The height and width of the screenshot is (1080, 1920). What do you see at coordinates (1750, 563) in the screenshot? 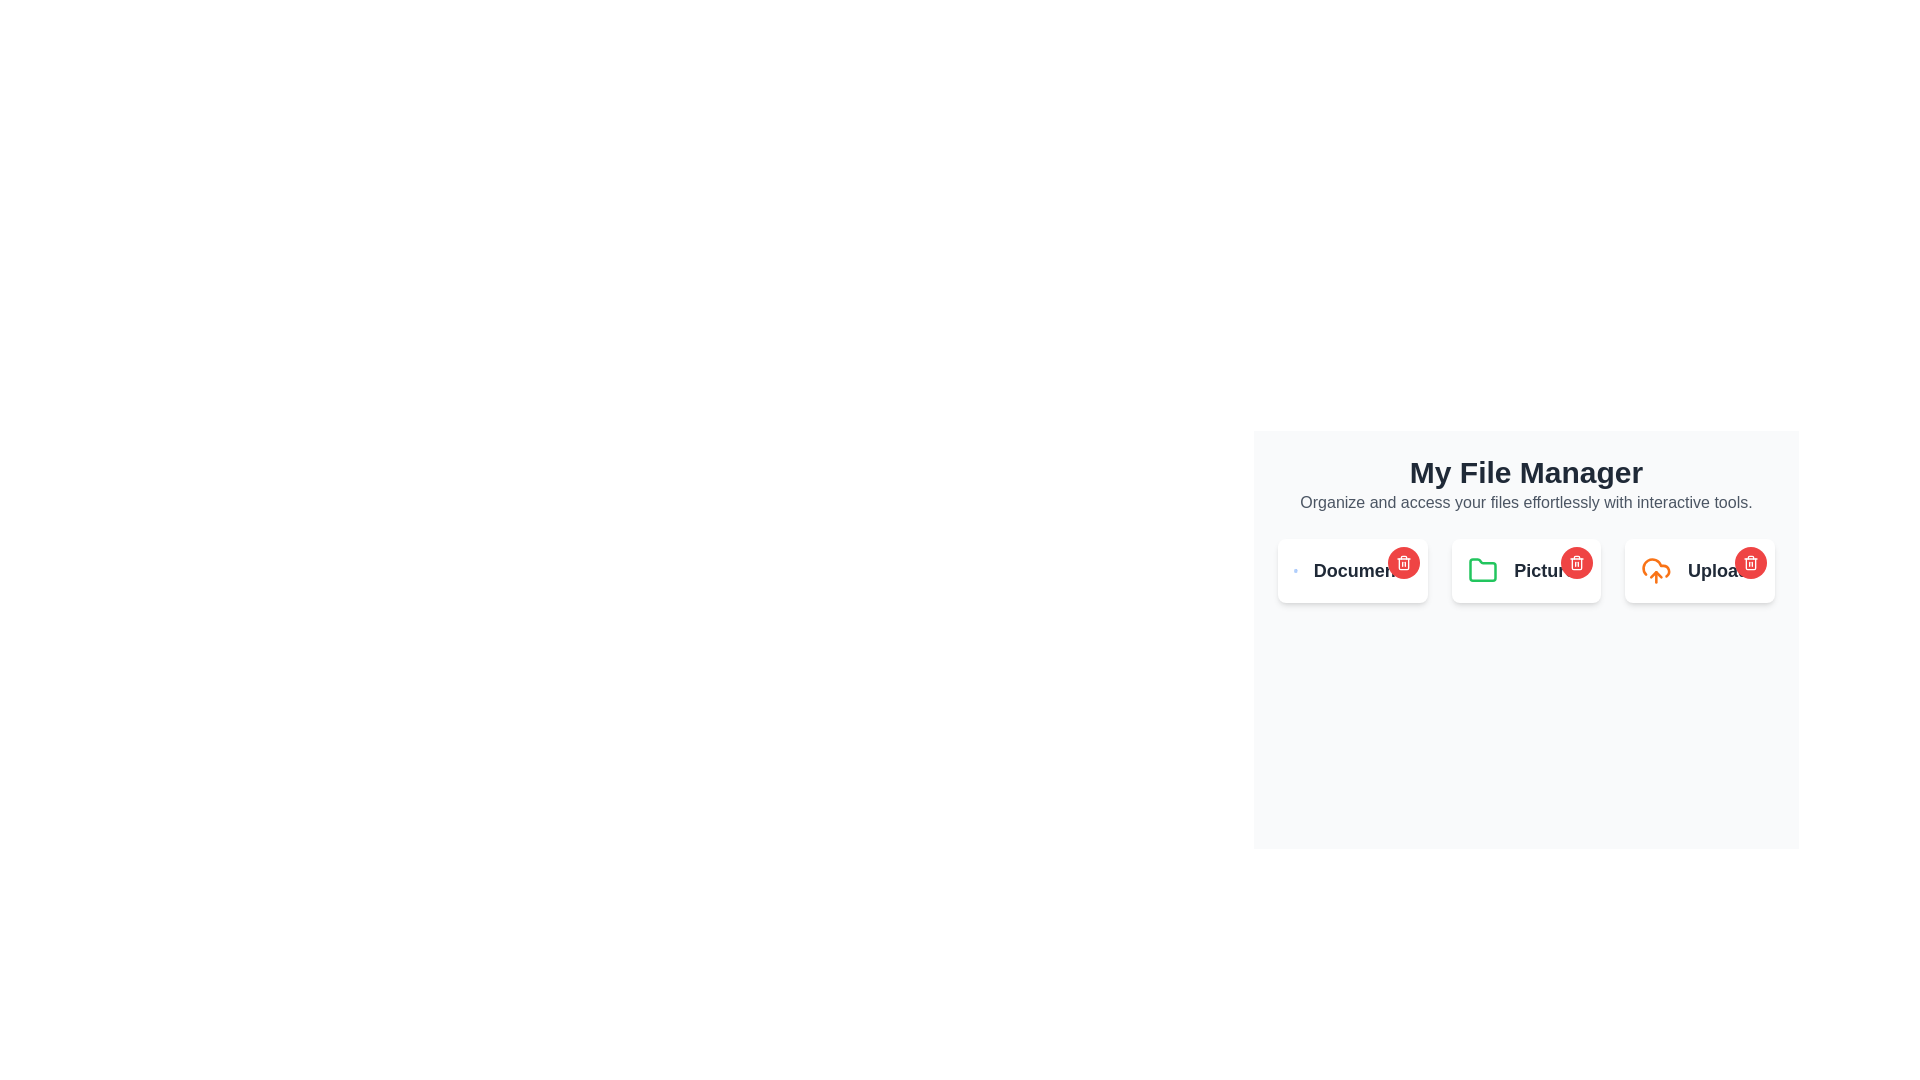
I see `the circular red icon button with a white trash bin symbol located in the top-right corner of the 'Uploads' card` at bounding box center [1750, 563].